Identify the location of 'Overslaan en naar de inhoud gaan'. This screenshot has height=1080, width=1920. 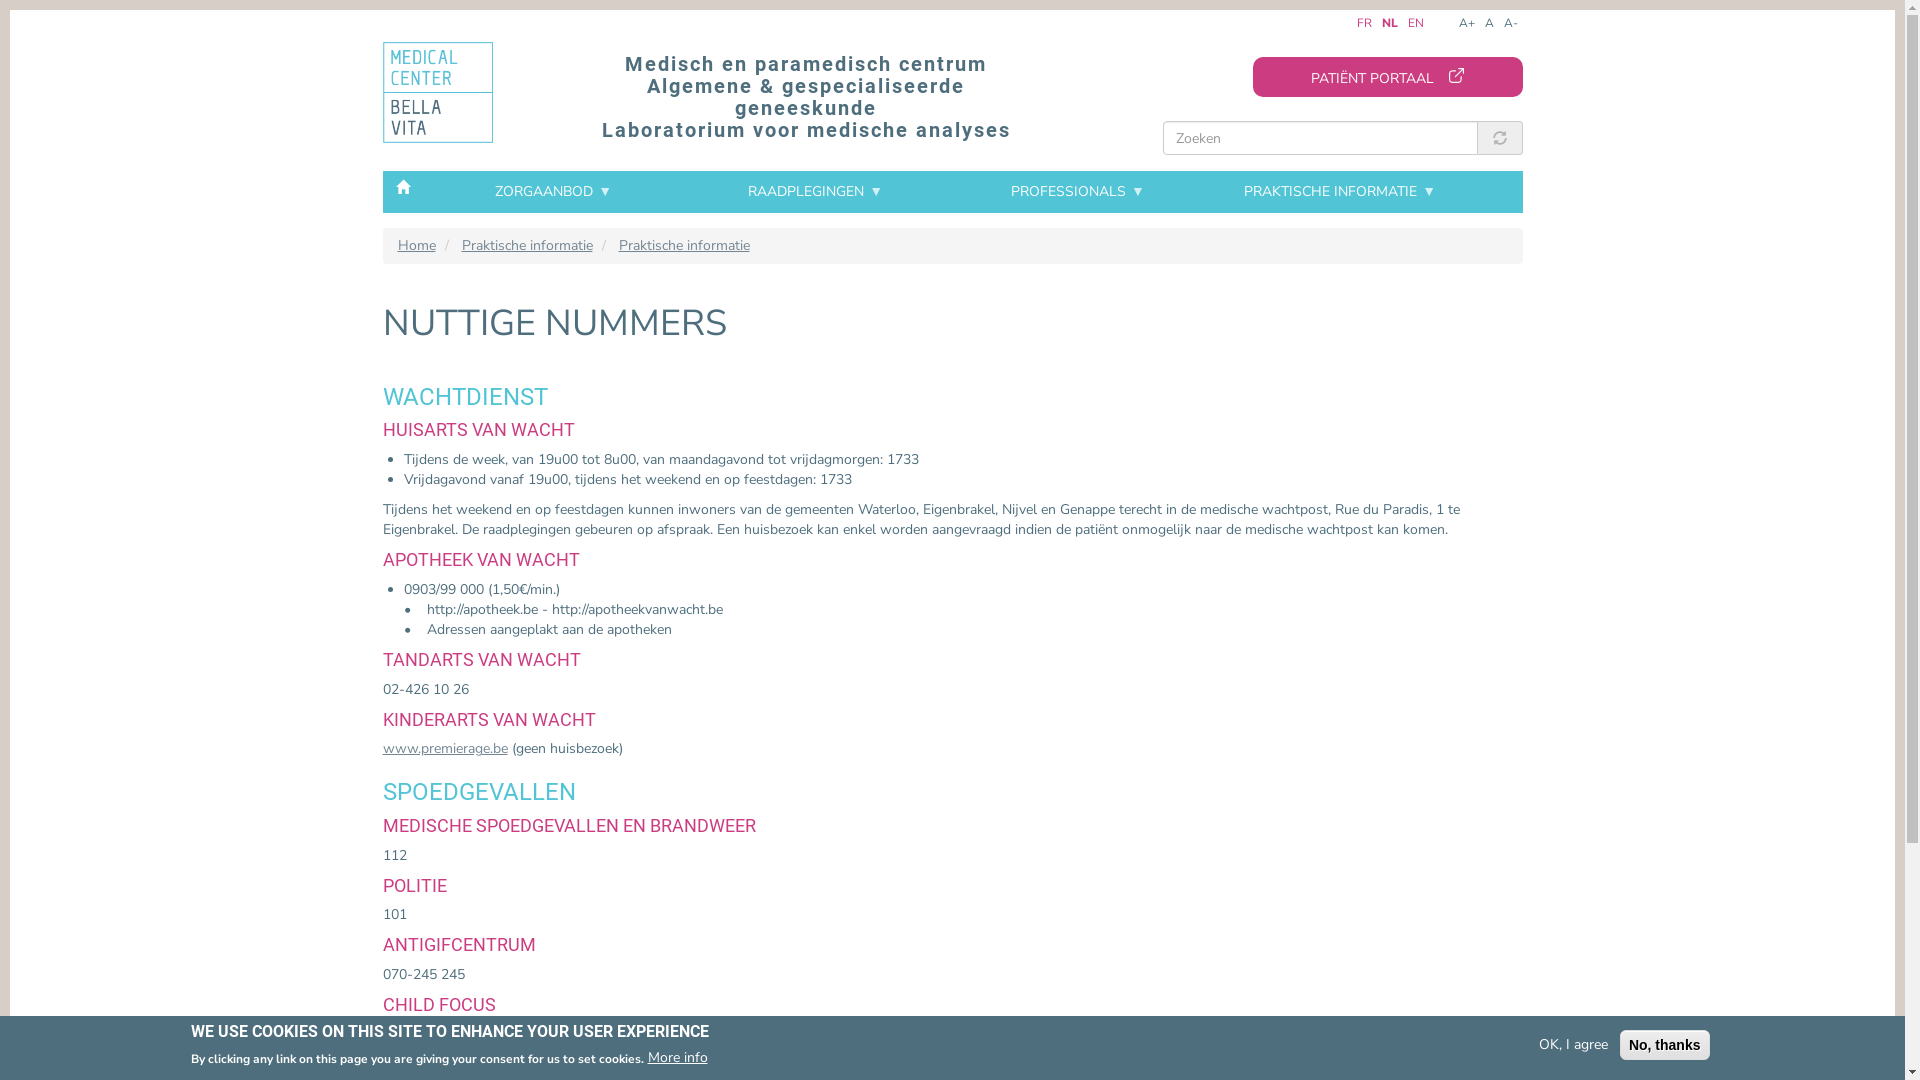
(10, 15).